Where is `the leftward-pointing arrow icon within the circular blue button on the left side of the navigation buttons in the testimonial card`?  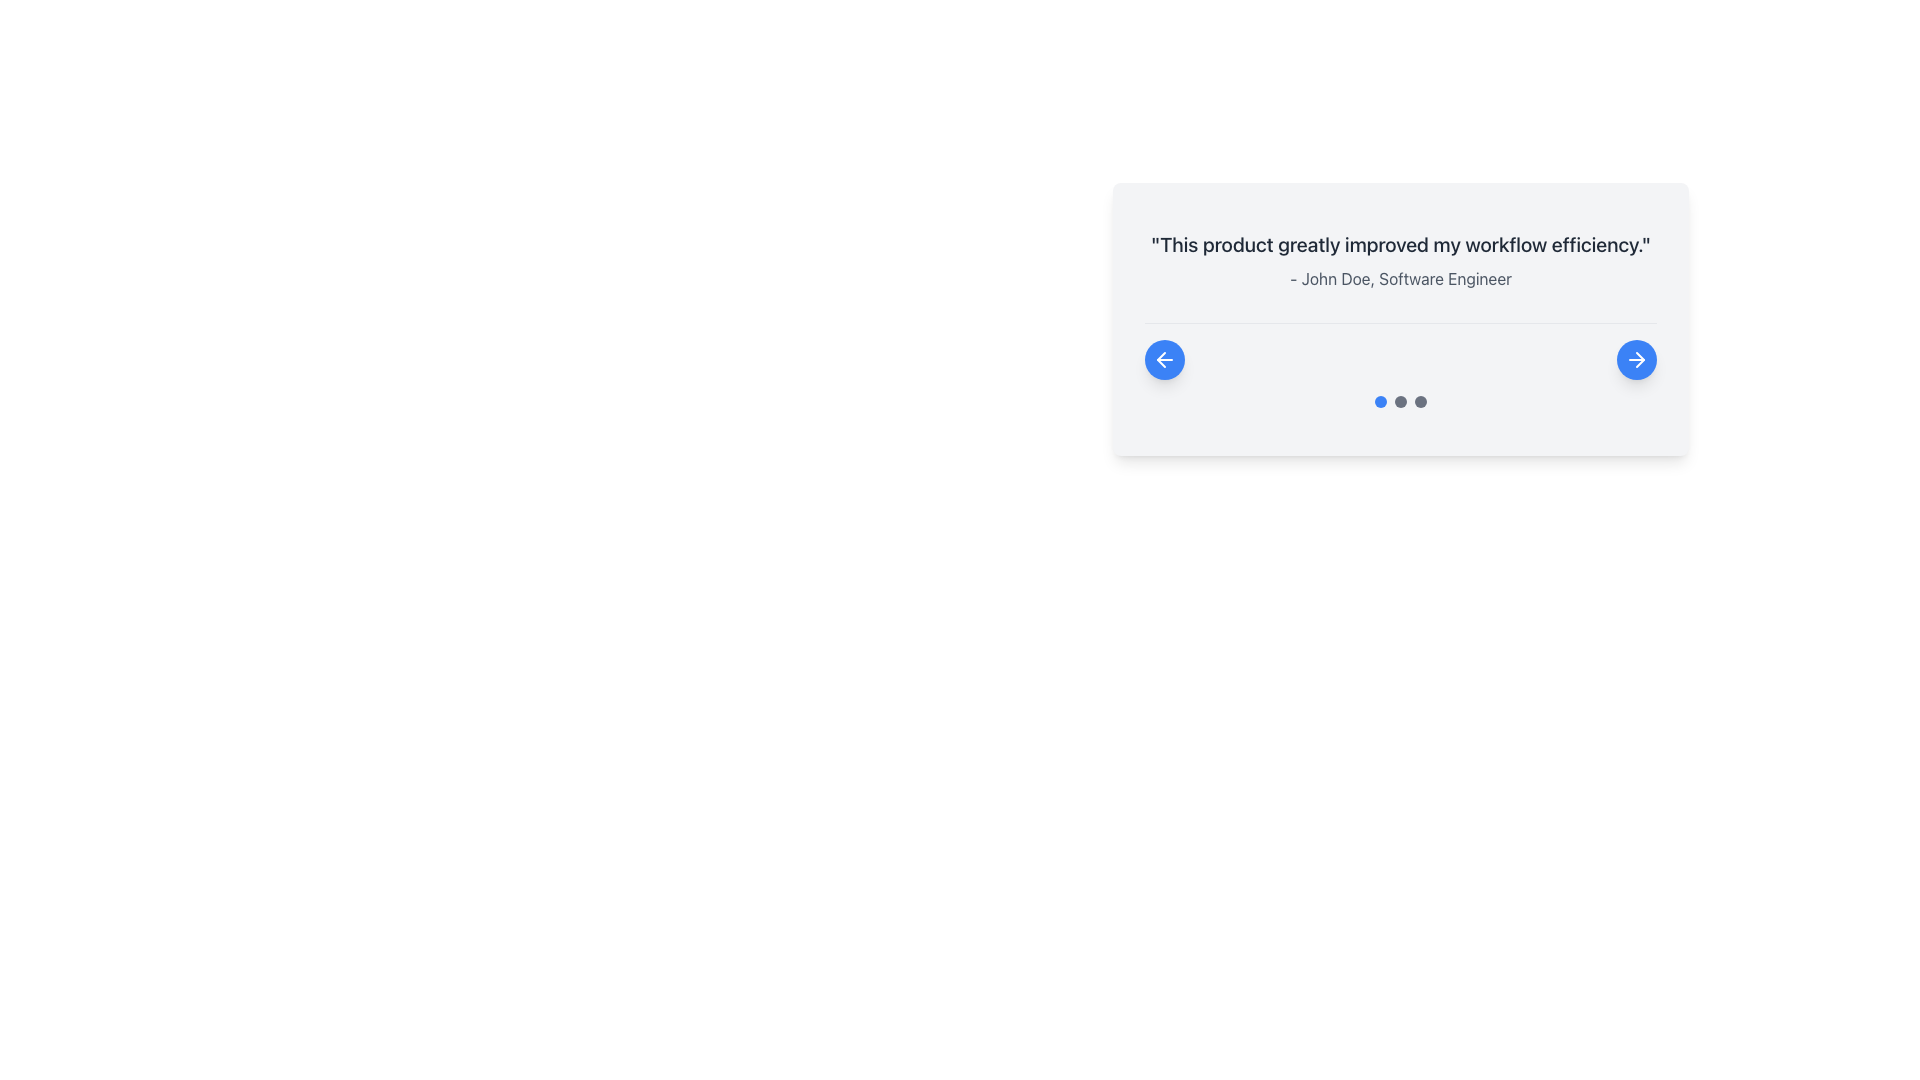 the leftward-pointing arrow icon within the circular blue button on the left side of the navigation buttons in the testimonial card is located at coordinates (1165, 358).